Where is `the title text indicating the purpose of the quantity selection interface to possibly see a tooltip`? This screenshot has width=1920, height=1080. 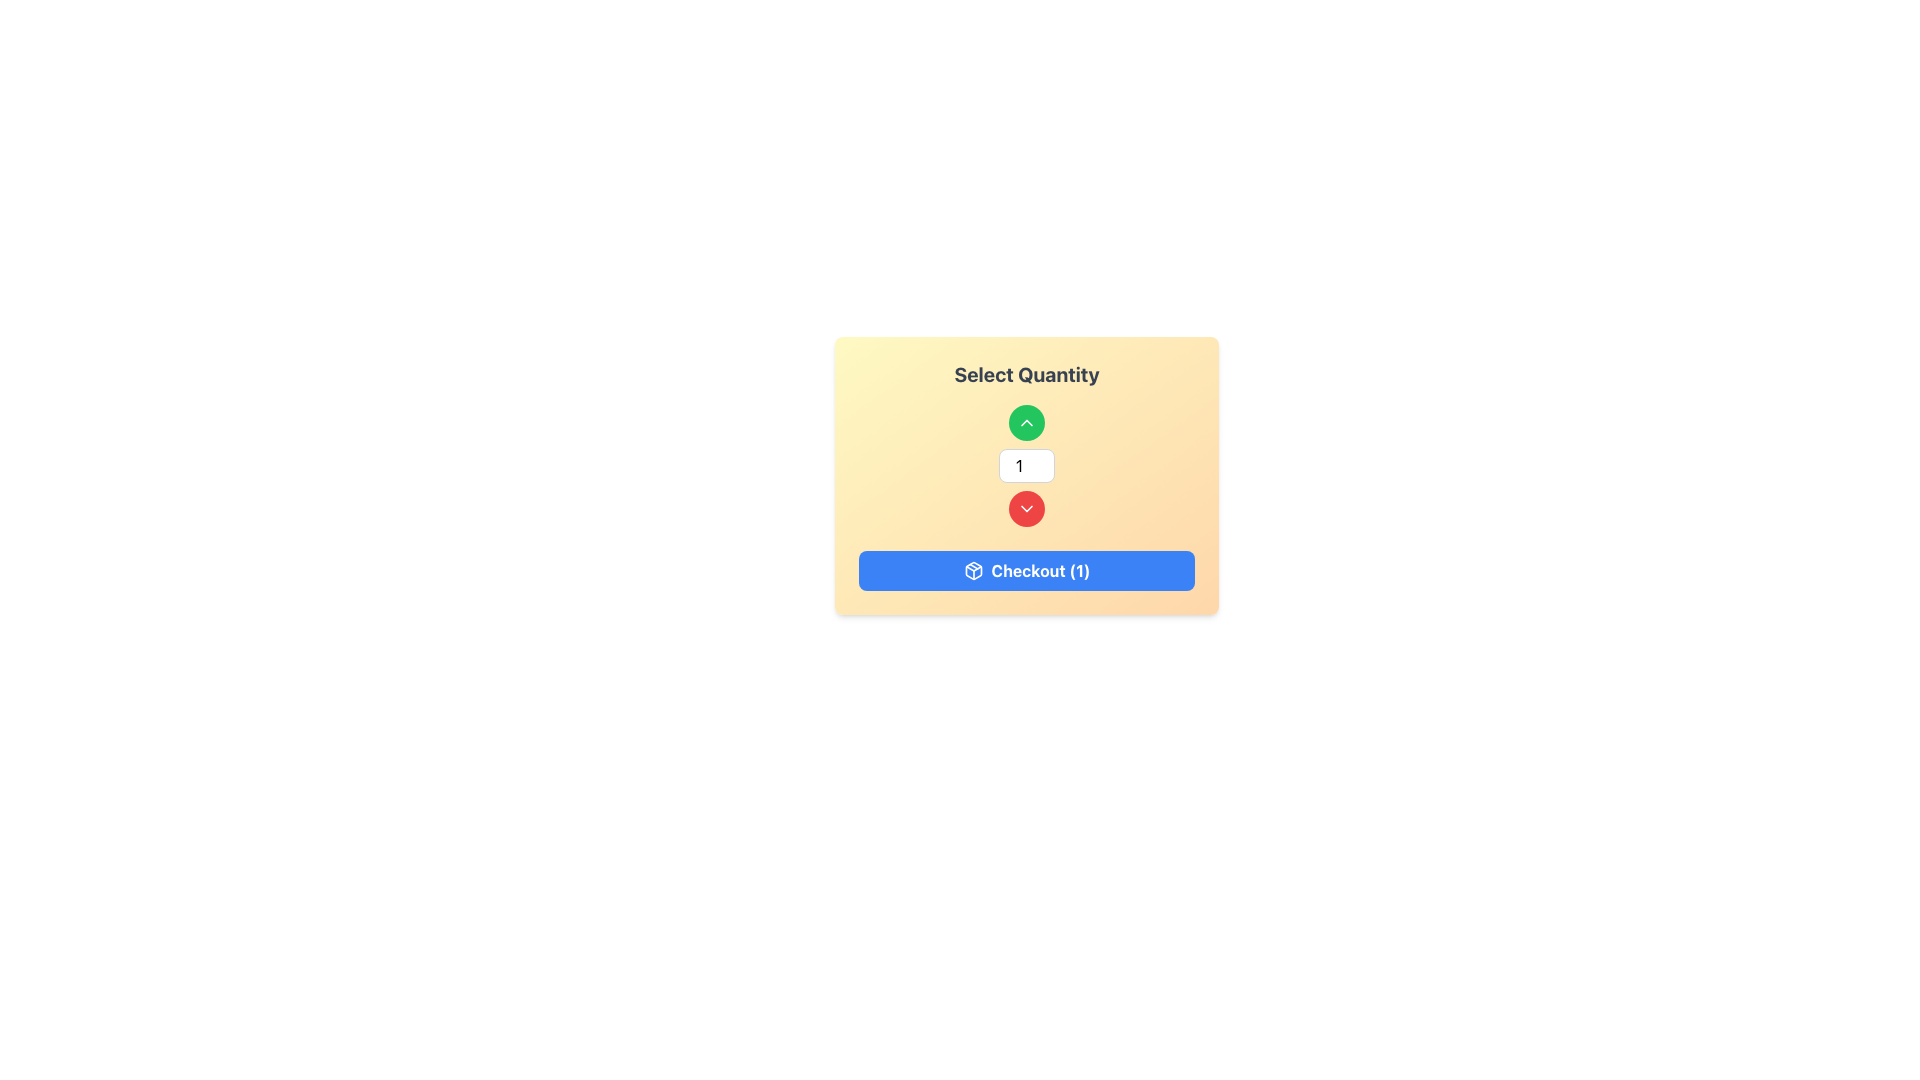
the title text indicating the purpose of the quantity selection interface to possibly see a tooltip is located at coordinates (1027, 374).